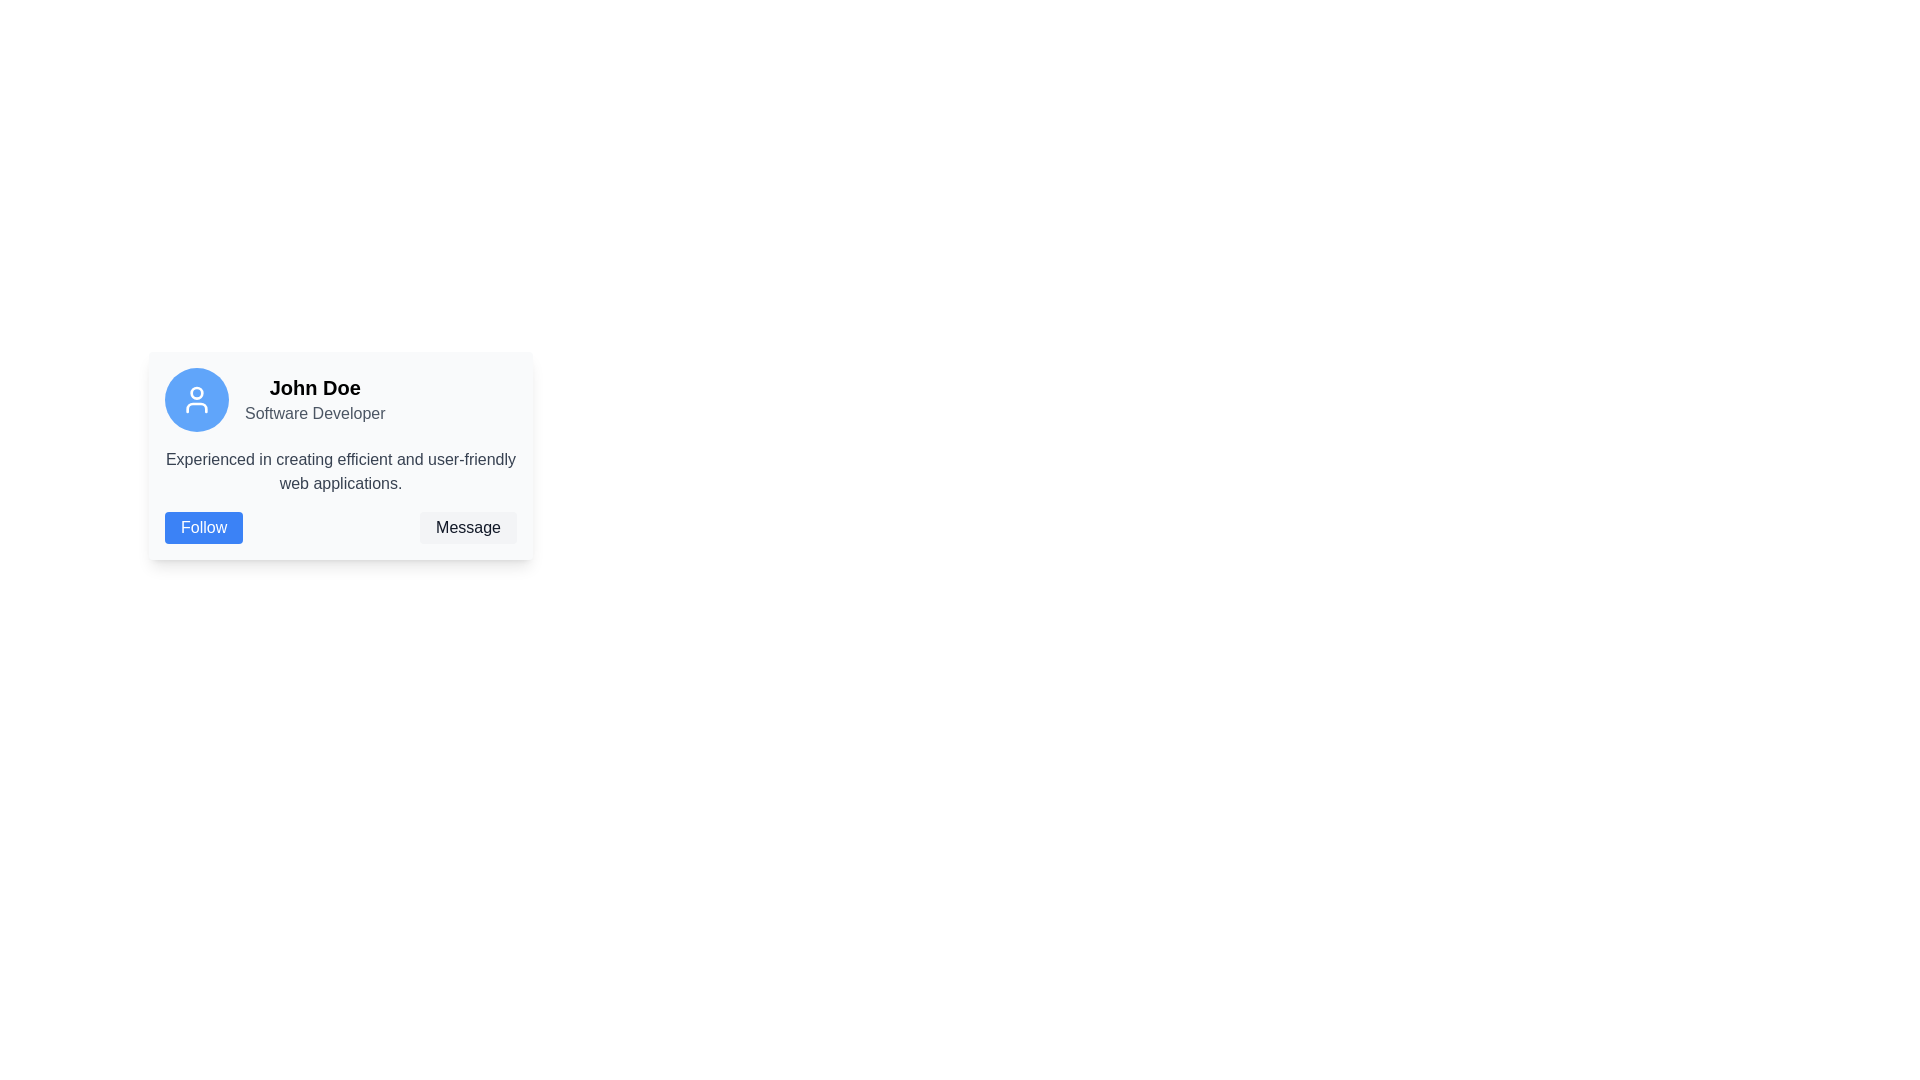  What do you see at coordinates (196, 407) in the screenshot?
I see `the lower part of the humanoid icon representing the shoulders or torso area of the user profile icon, which is located within a blue circular background, to the left of the text 'John Doe' and 'Software Developer'` at bounding box center [196, 407].